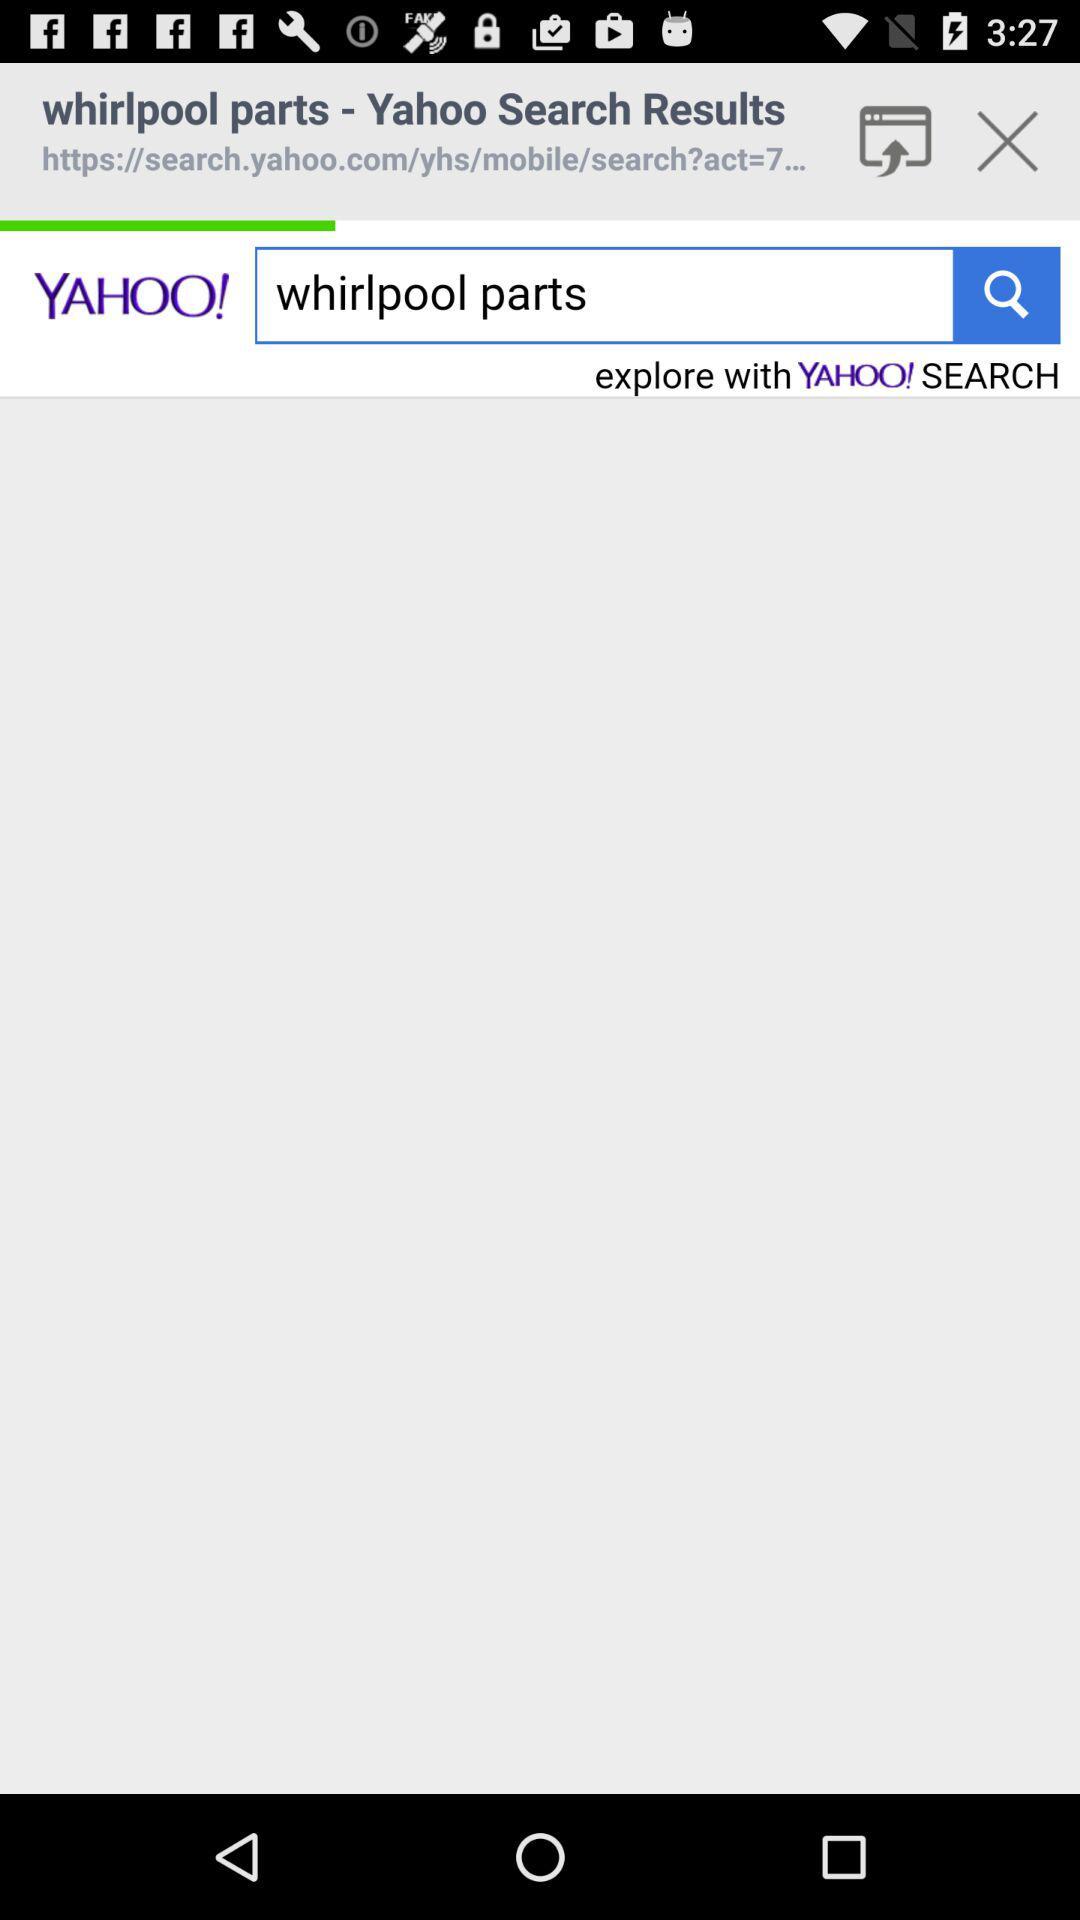 The width and height of the screenshot is (1080, 1920). I want to click on the close icon, so click(1007, 150).